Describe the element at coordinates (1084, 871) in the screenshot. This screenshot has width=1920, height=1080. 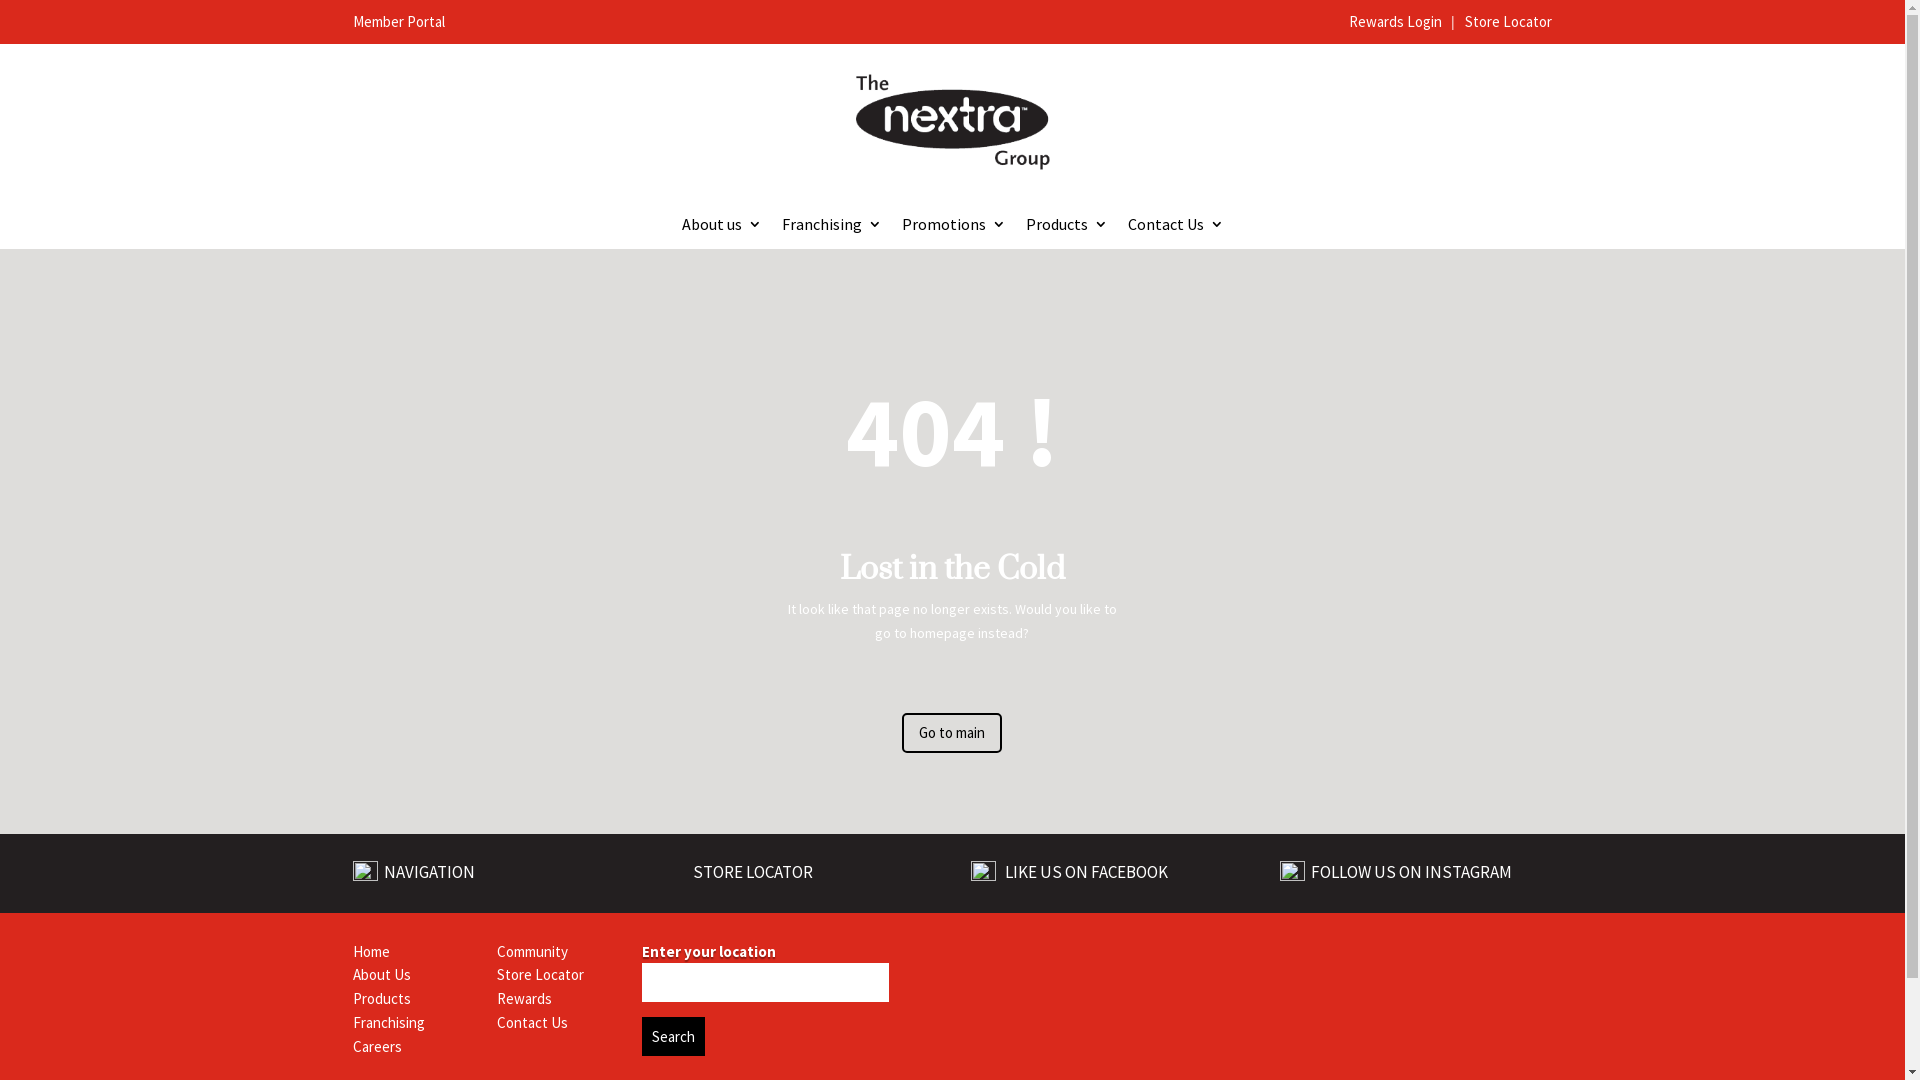
I see `'LIKE US ON FACEBOOK'` at that location.